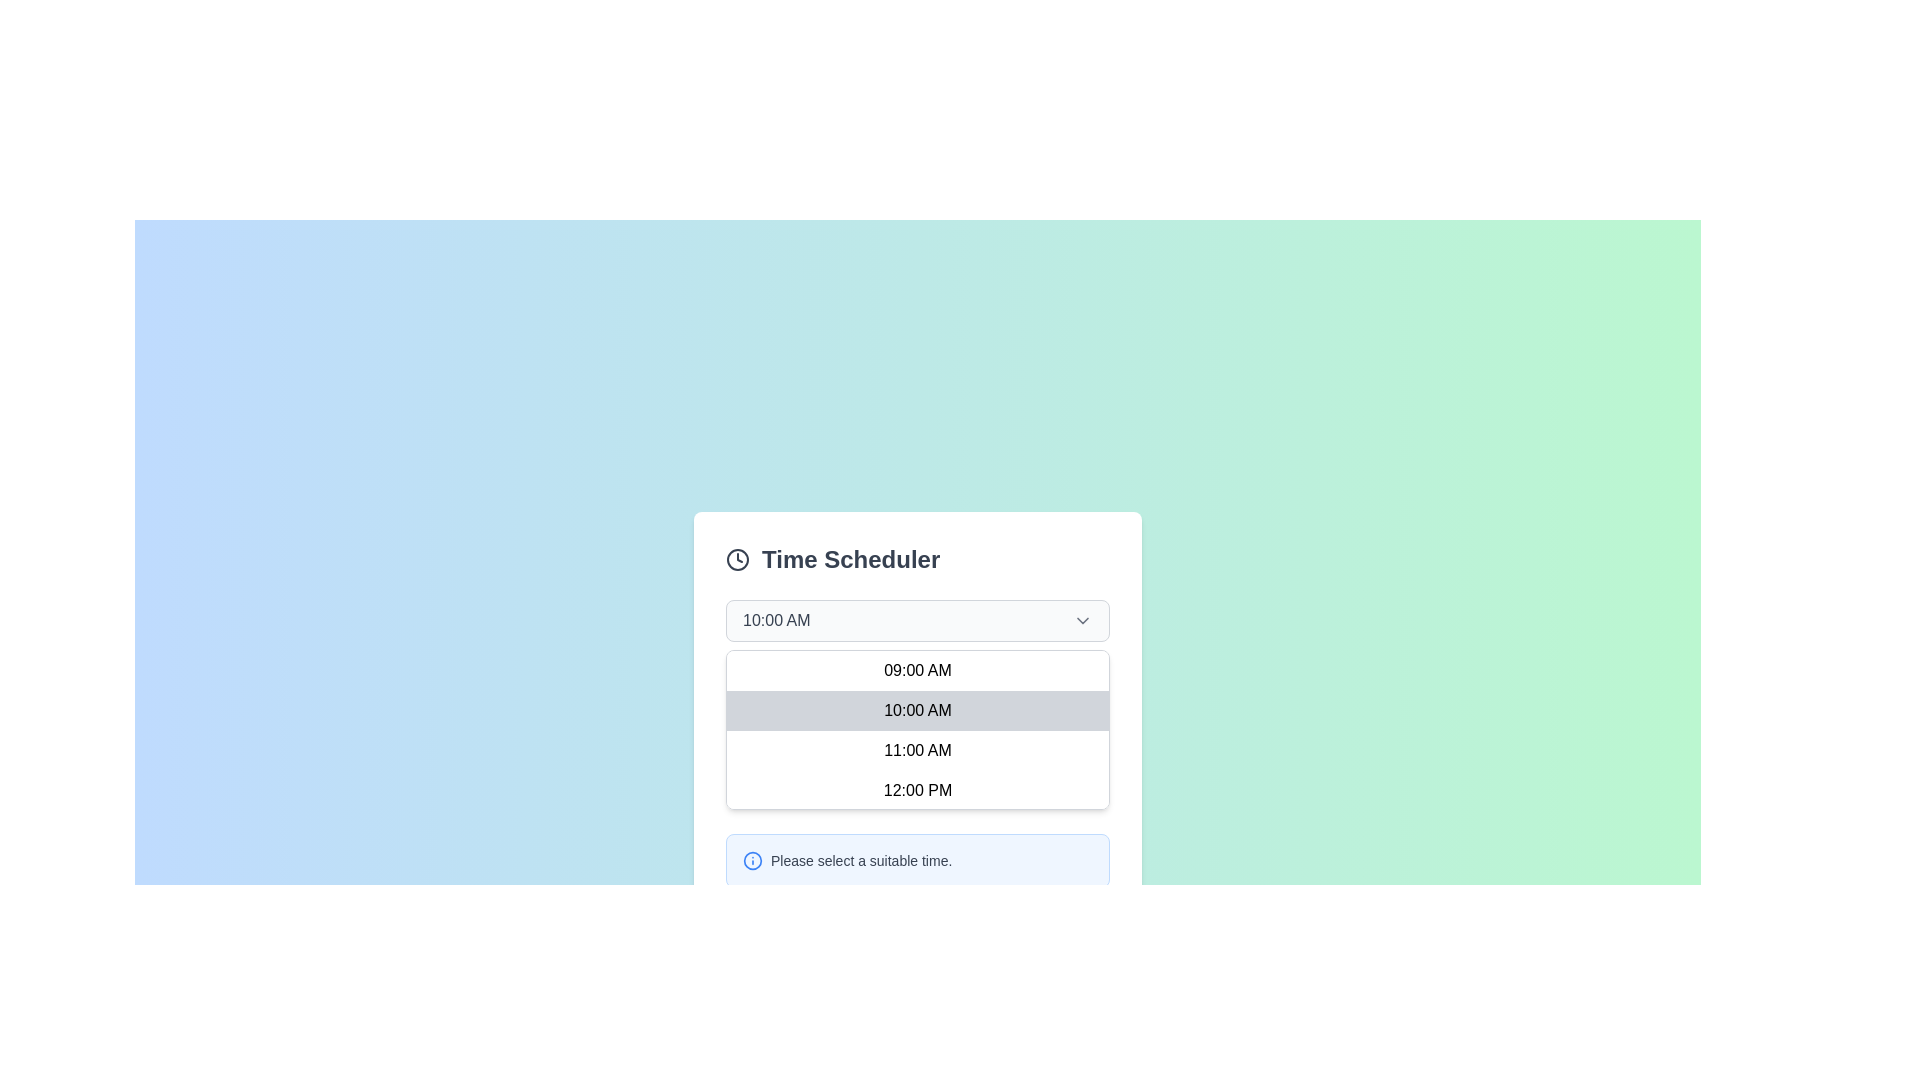  I want to click on the third item in the dropdown menu representing a selectable time option, so click(916, 751).